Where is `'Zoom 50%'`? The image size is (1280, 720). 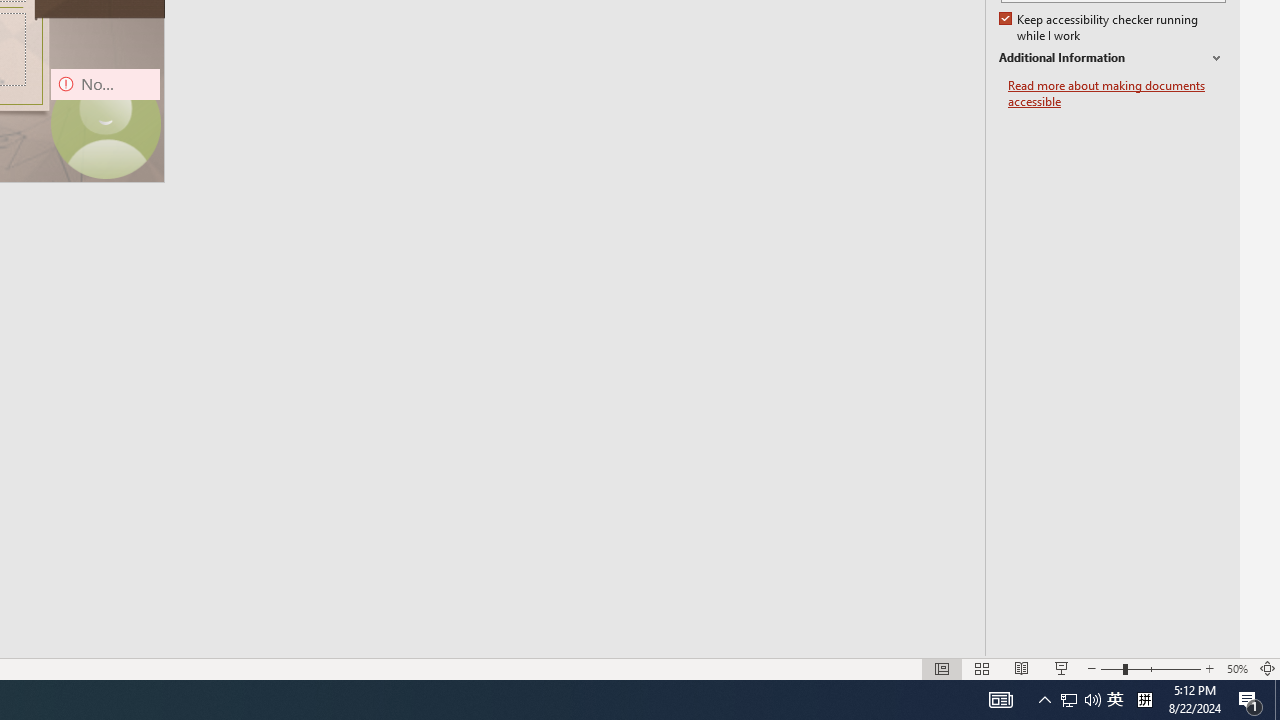
'Zoom 50%' is located at coordinates (1236, 669).